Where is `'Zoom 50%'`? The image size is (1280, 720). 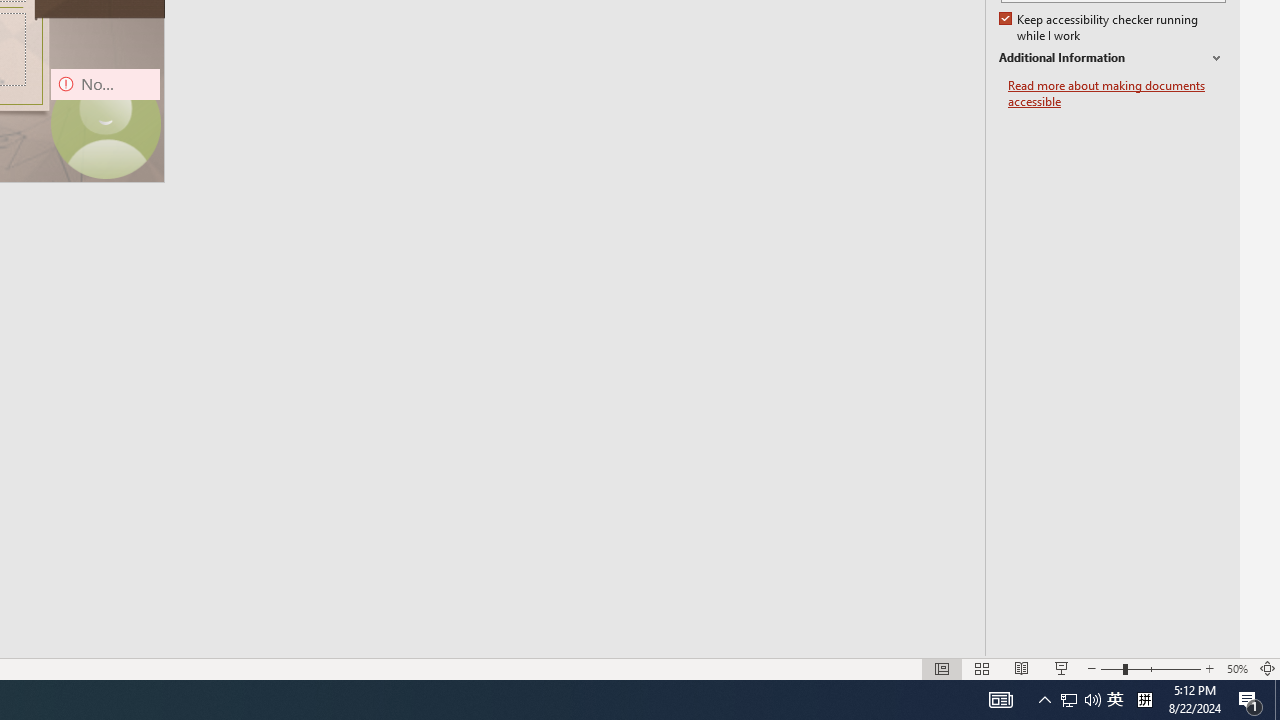
'Zoom 50%' is located at coordinates (1236, 669).